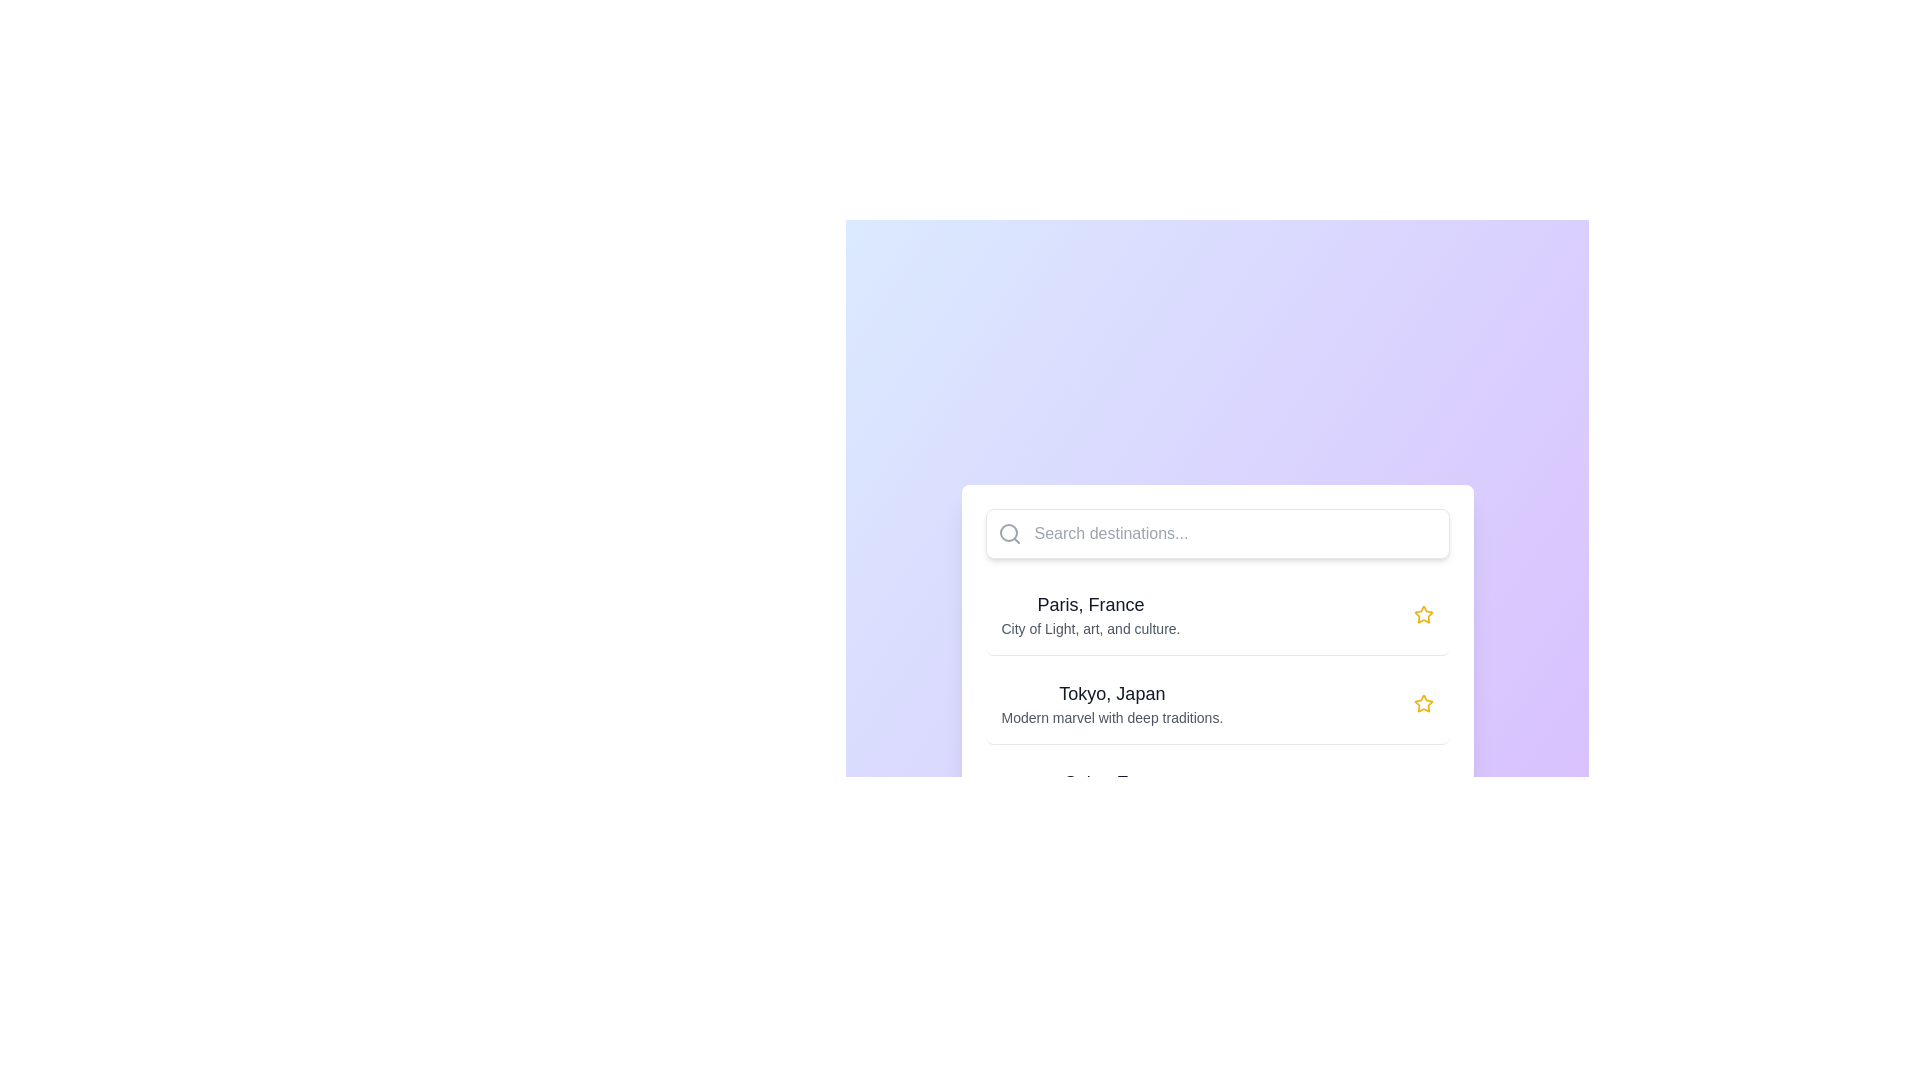 Image resolution: width=1920 pixels, height=1080 pixels. What do you see at coordinates (1111, 716) in the screenshot?
I see `the Text Label located directly beneath the bold header 'Tokyo, Japan', which is styled with a small font size and gray color` at bounding box center [1111, 716].